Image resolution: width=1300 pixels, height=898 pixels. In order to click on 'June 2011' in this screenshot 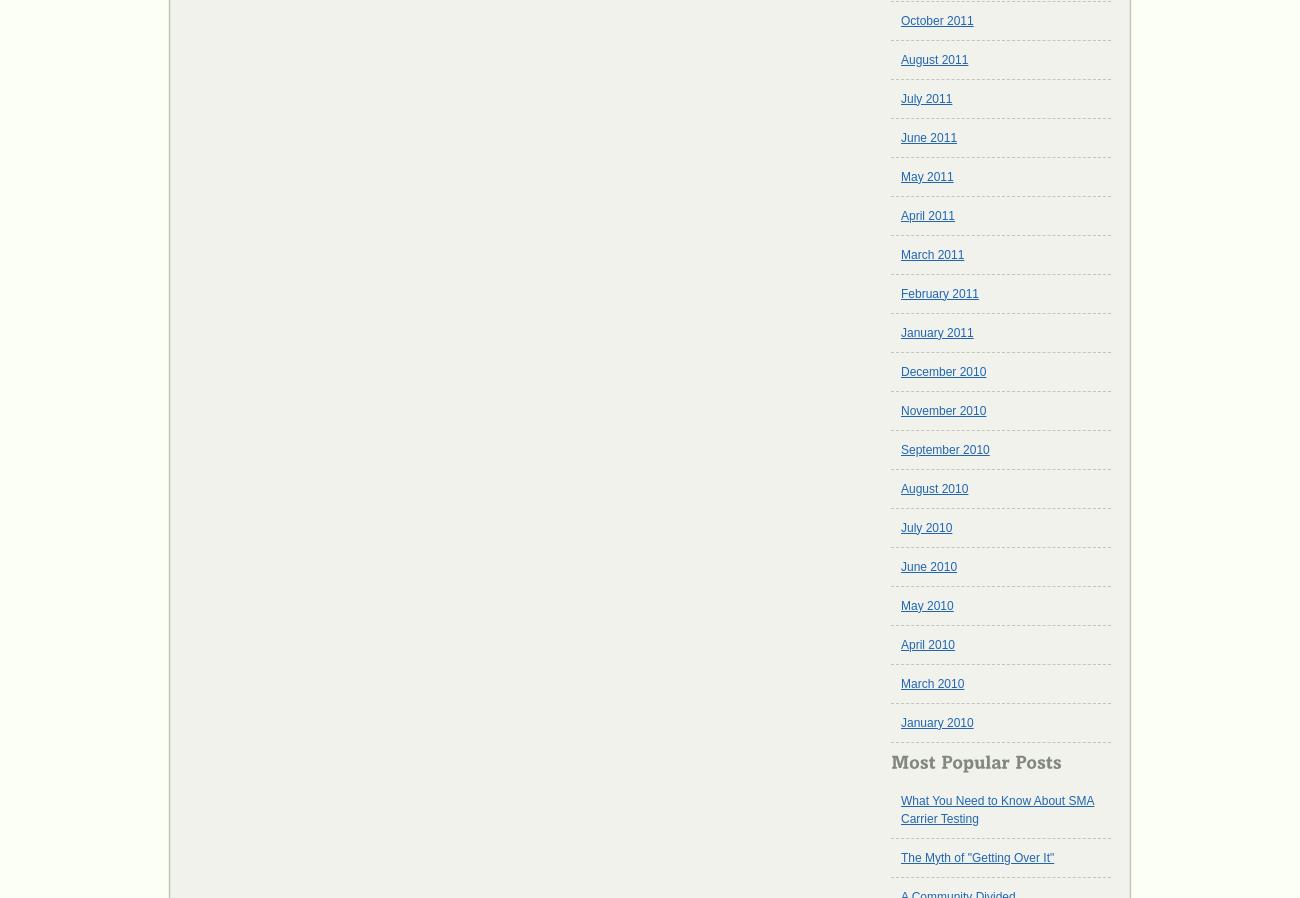, I will do `click(928, 136)`.